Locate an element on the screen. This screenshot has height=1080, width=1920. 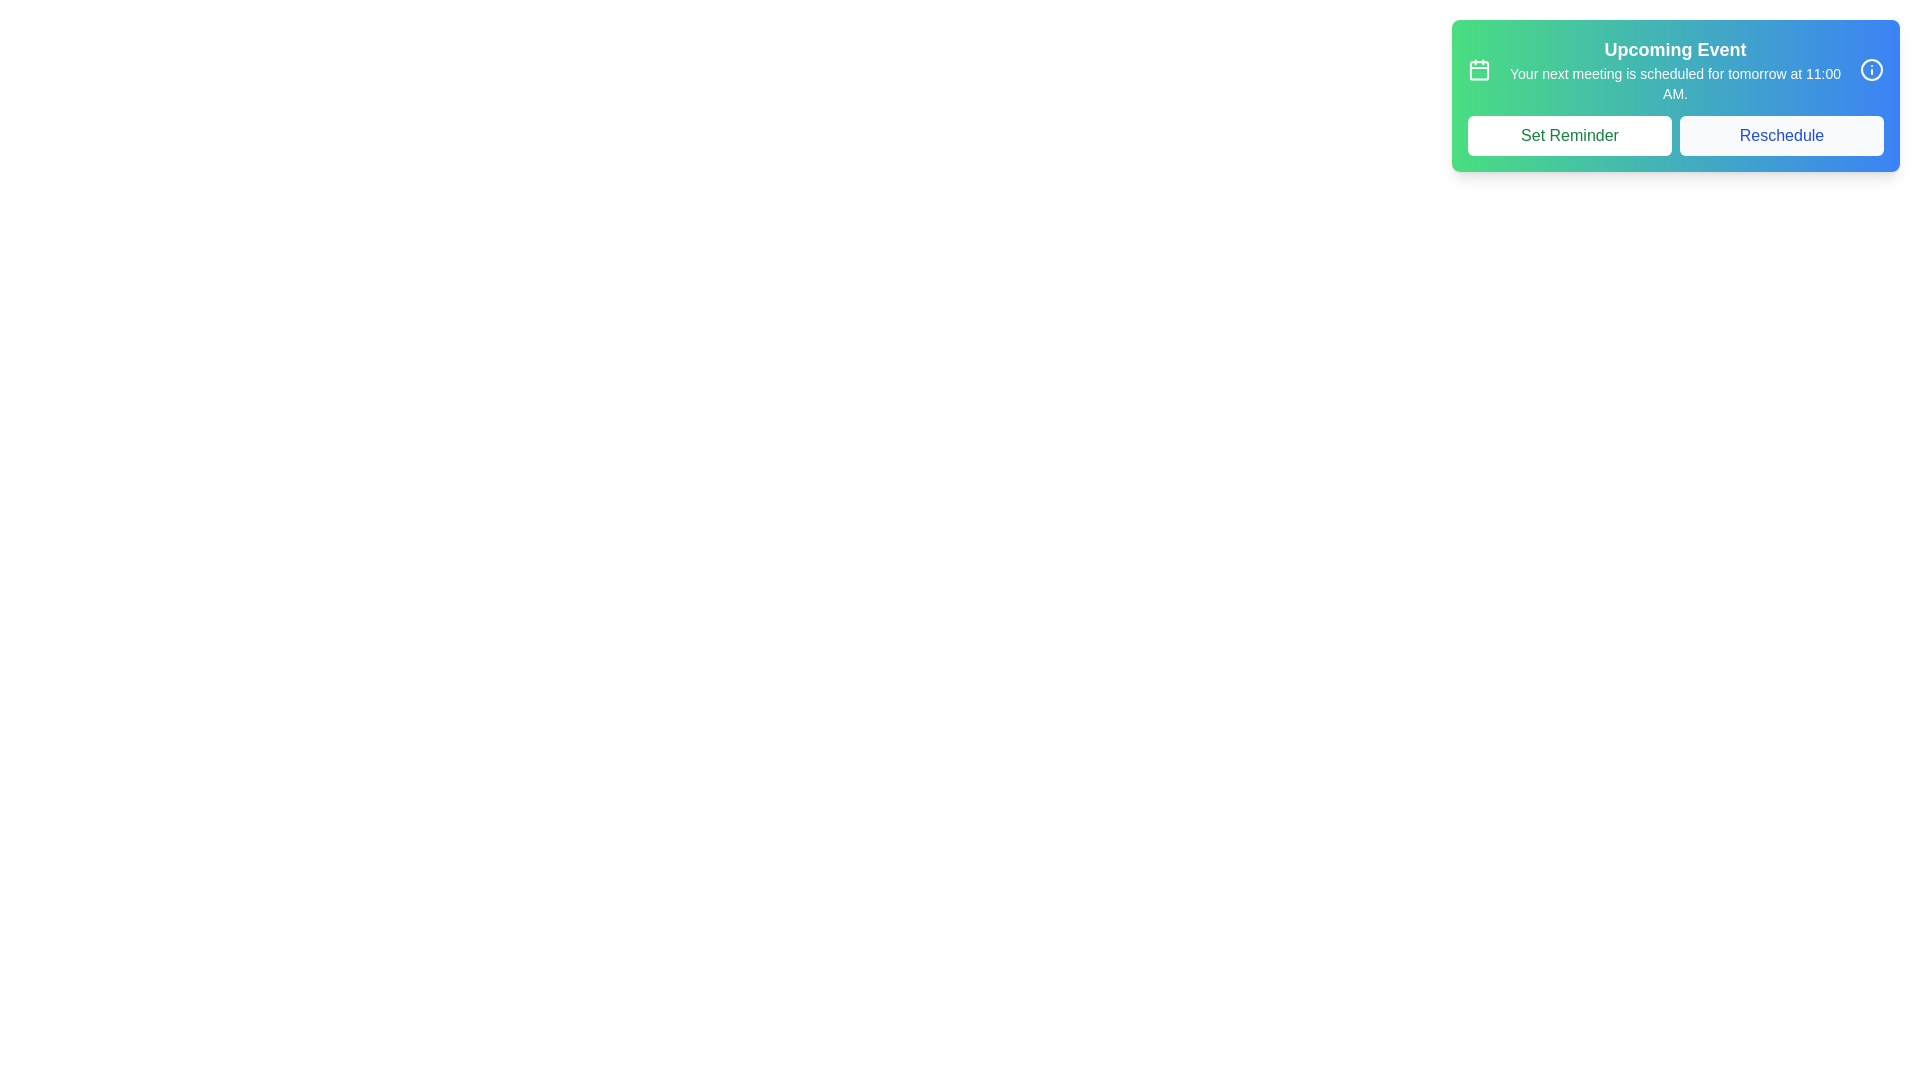
the 'Set Reminder' button to set a reminder for the event is located at coordinates (1568, 135).